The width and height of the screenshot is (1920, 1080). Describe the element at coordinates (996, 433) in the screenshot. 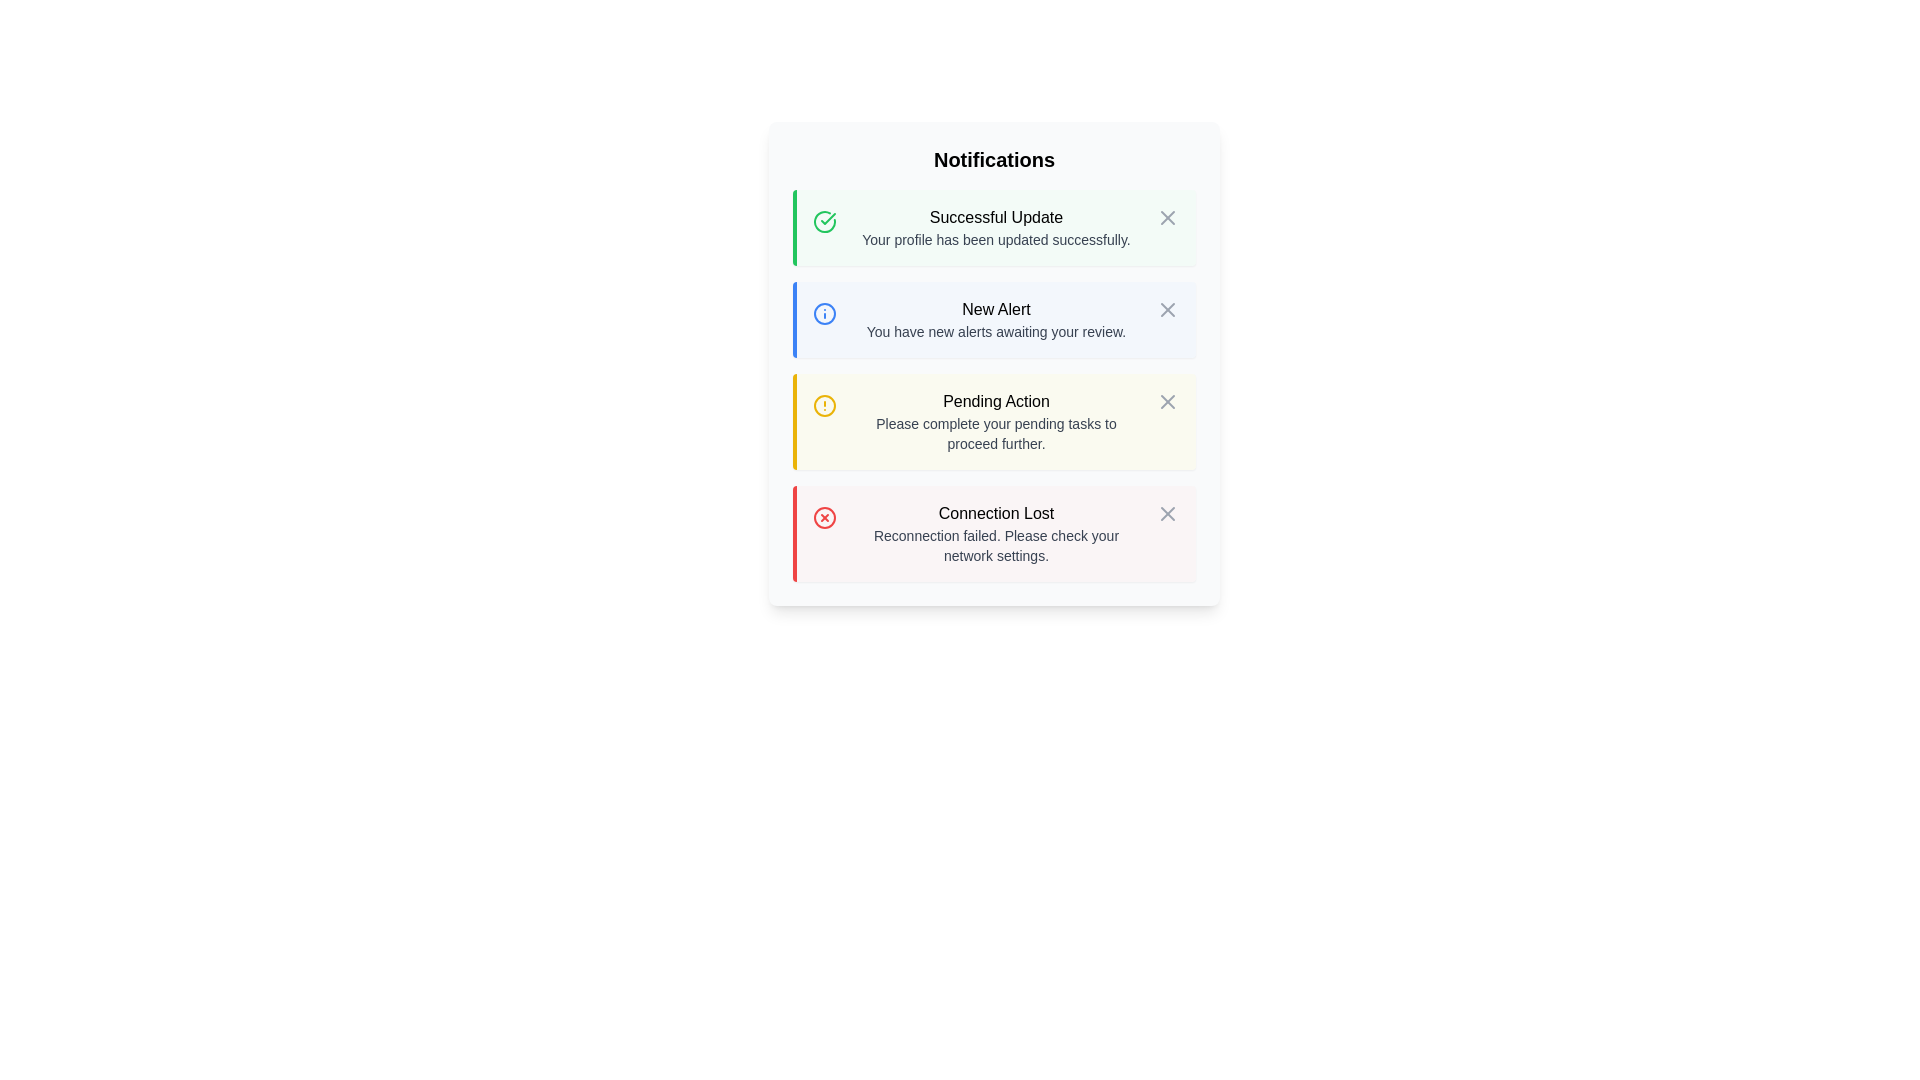

I see `the static text label that prompts the user to complete their pending tasks, located below the title 'Pending Action' in the notification panel` at that location.